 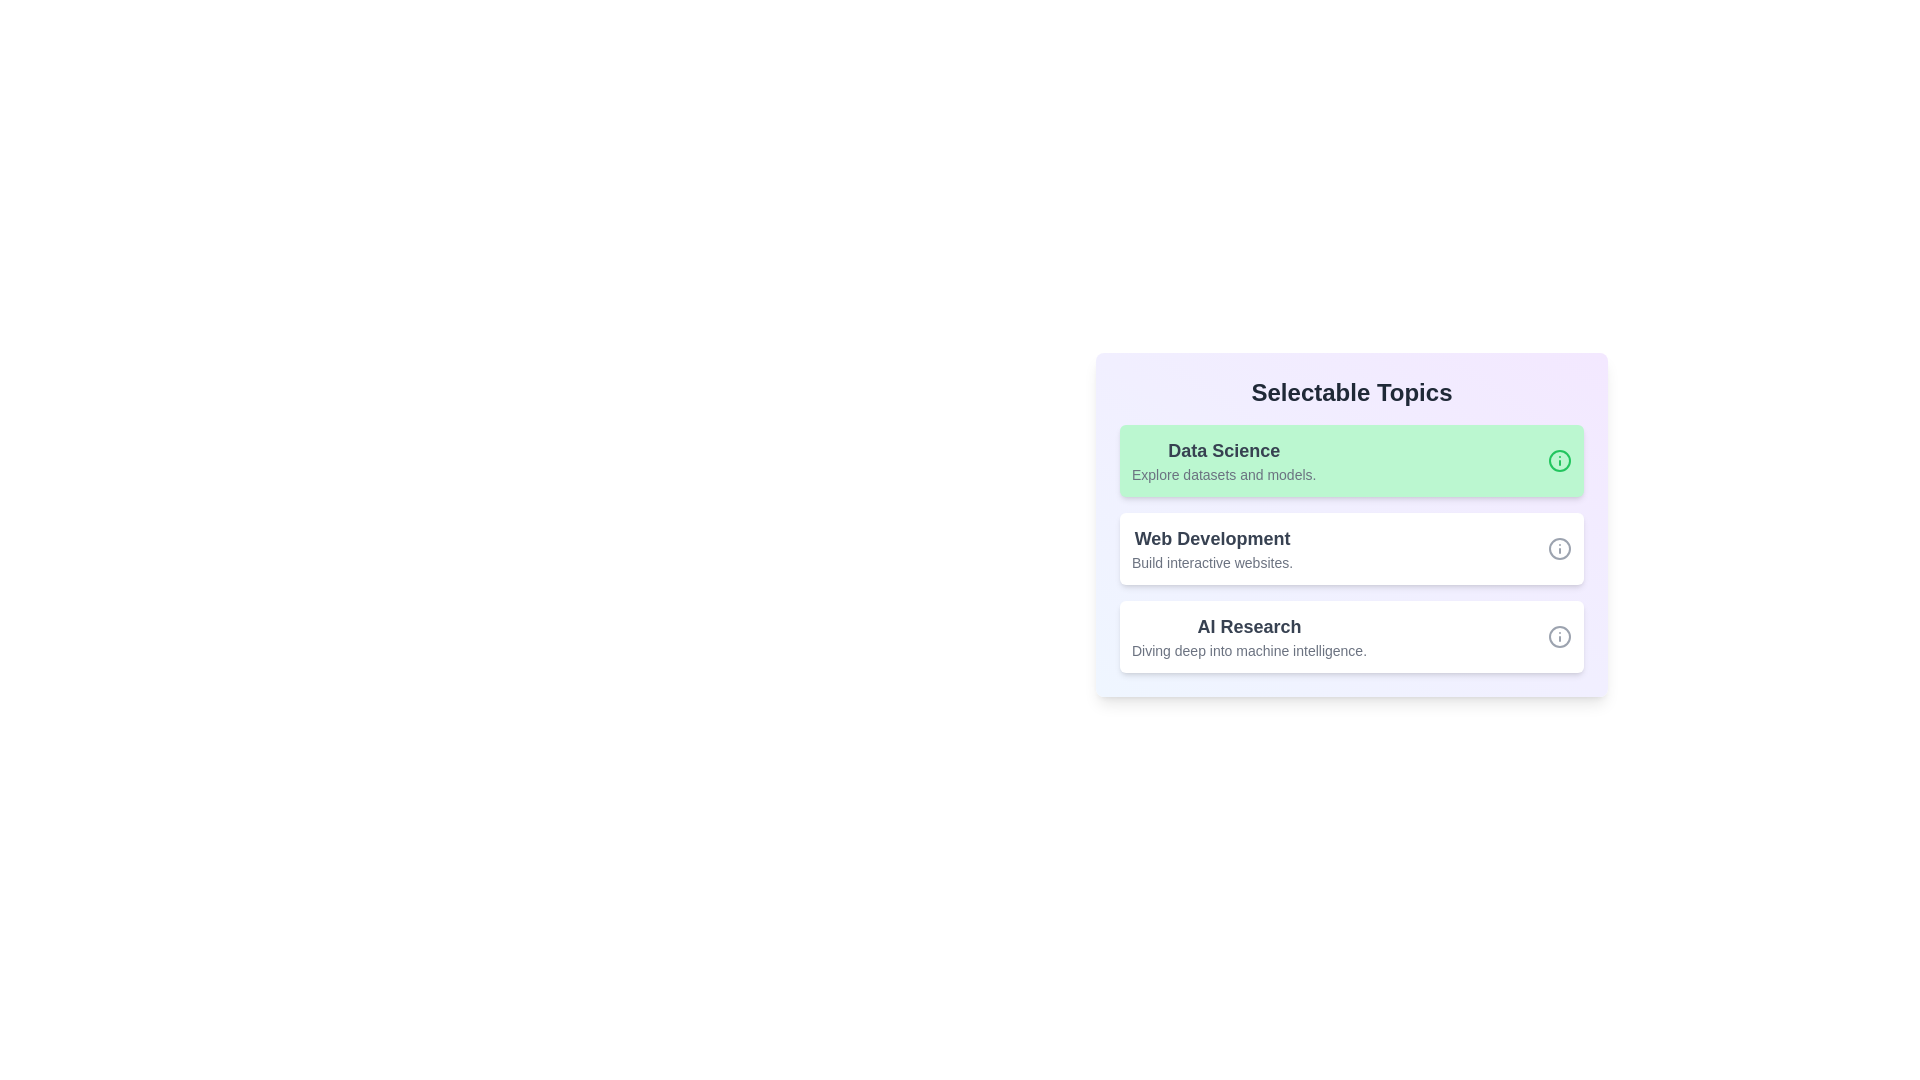 I want to click on the information icon for the topic Data Science, so click(x=1559, y=461).